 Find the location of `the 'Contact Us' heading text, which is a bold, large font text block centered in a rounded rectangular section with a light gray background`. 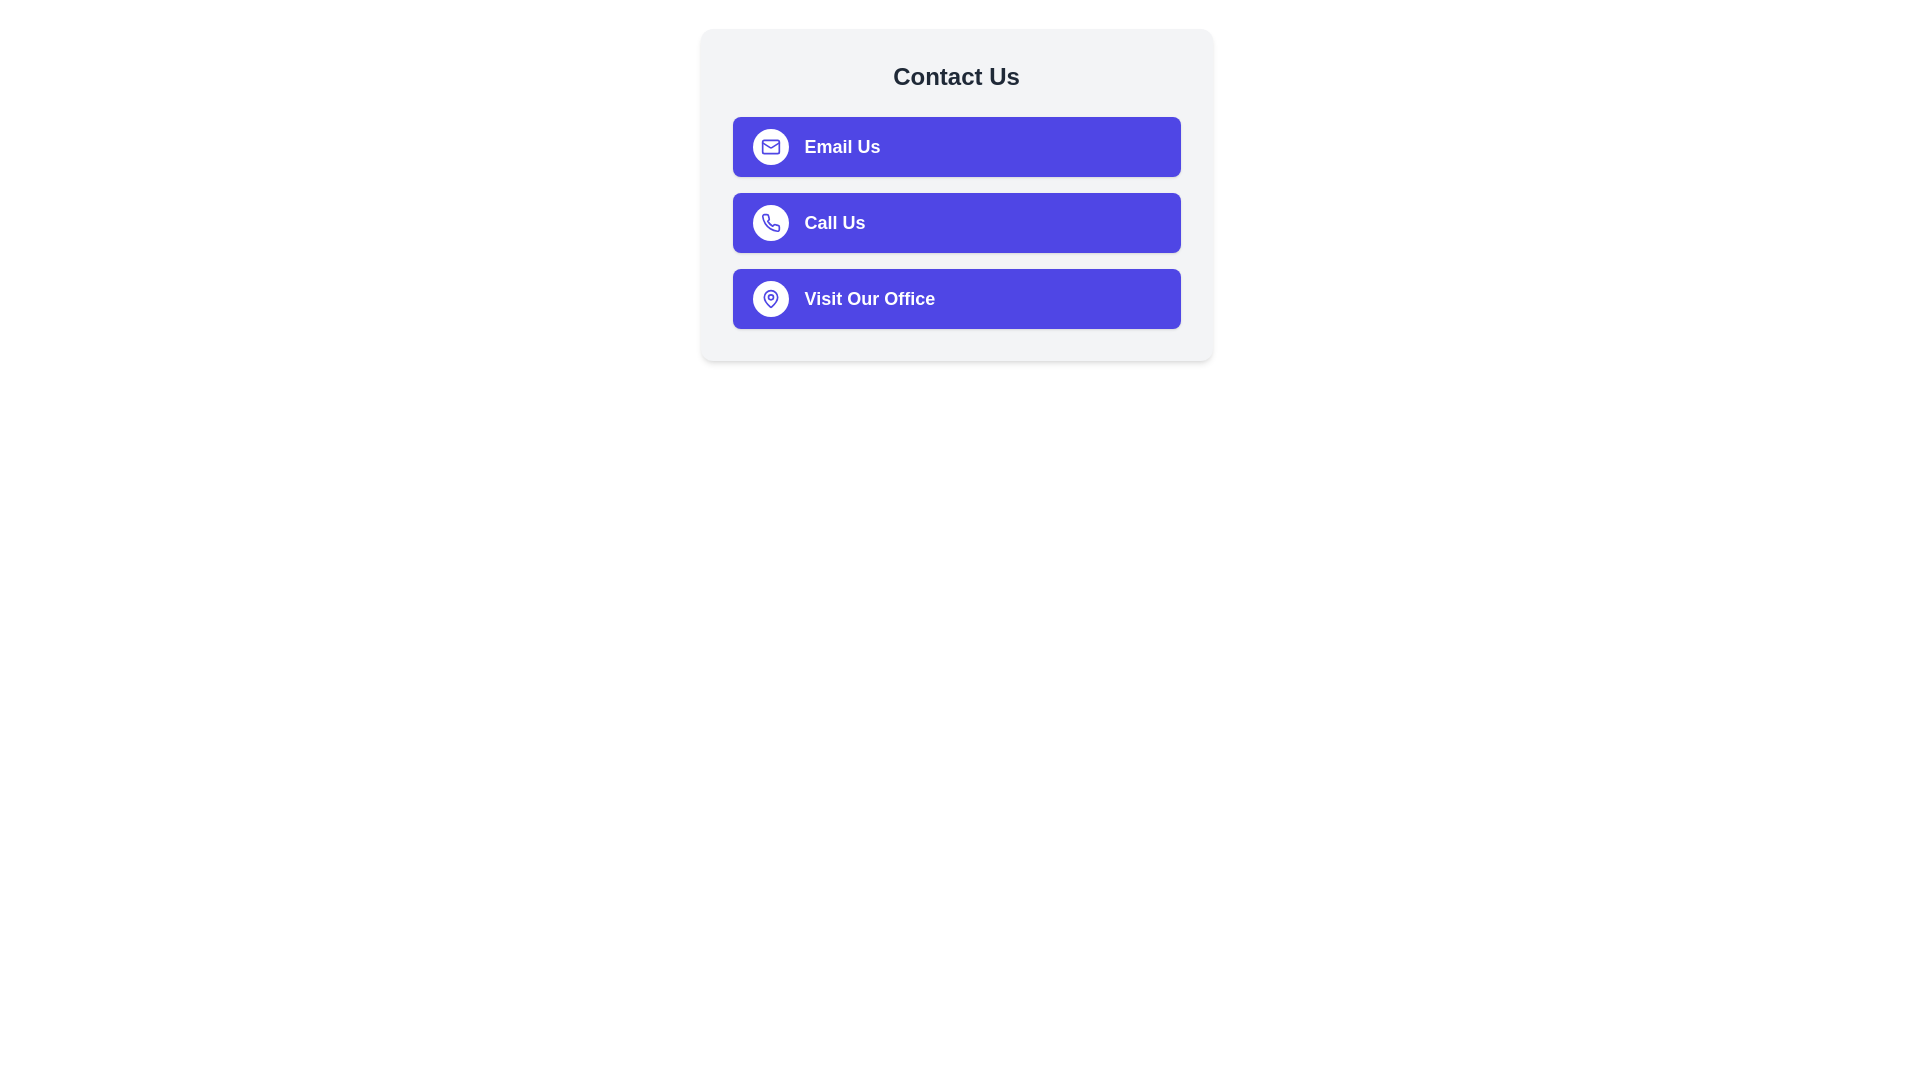

the 'Contact Us' heading text, which is a bold, large font text block centered in a rounded rectangular section with a light gray background is located at coordinates (955, 76).